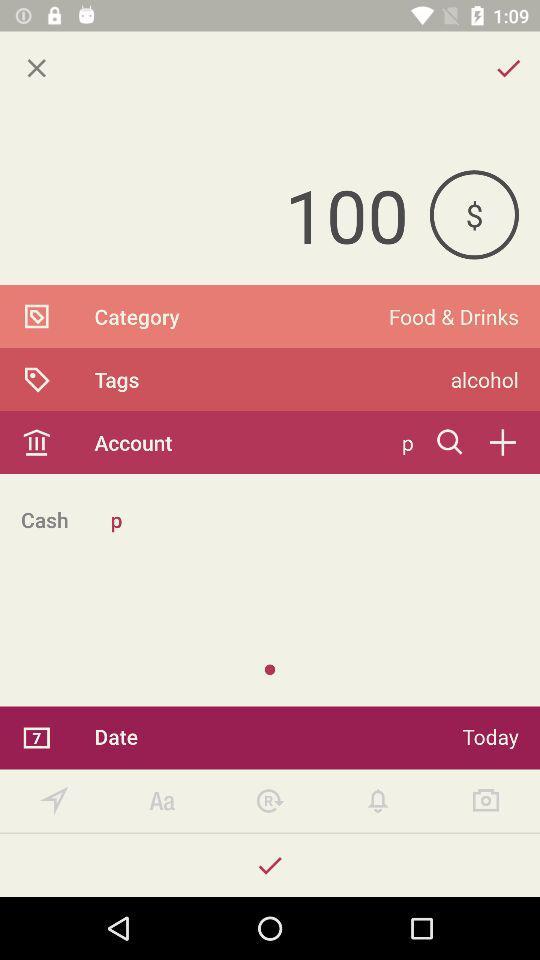 The height and width of the screenshot is (960, 540). I want to click on ok, so click(270, 864).